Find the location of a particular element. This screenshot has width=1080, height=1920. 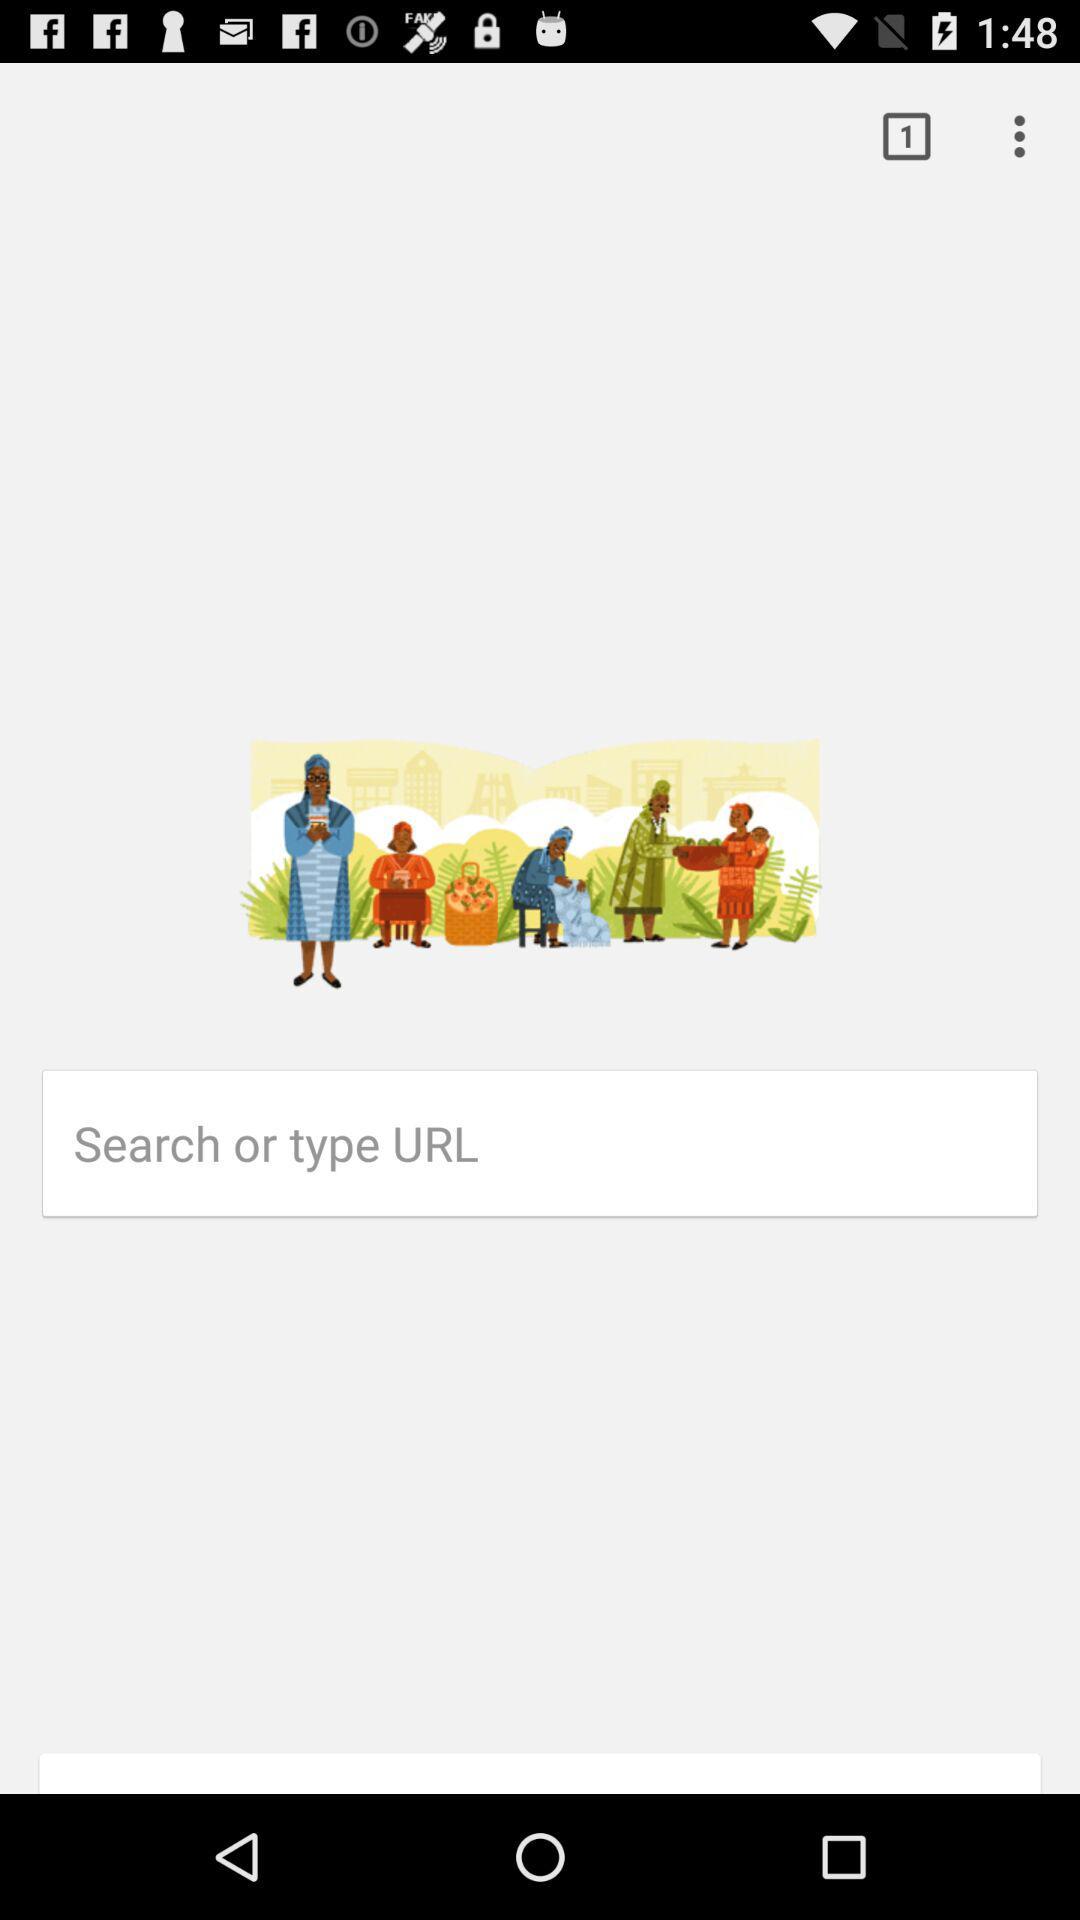

url is located at coordinates (555, 1143).